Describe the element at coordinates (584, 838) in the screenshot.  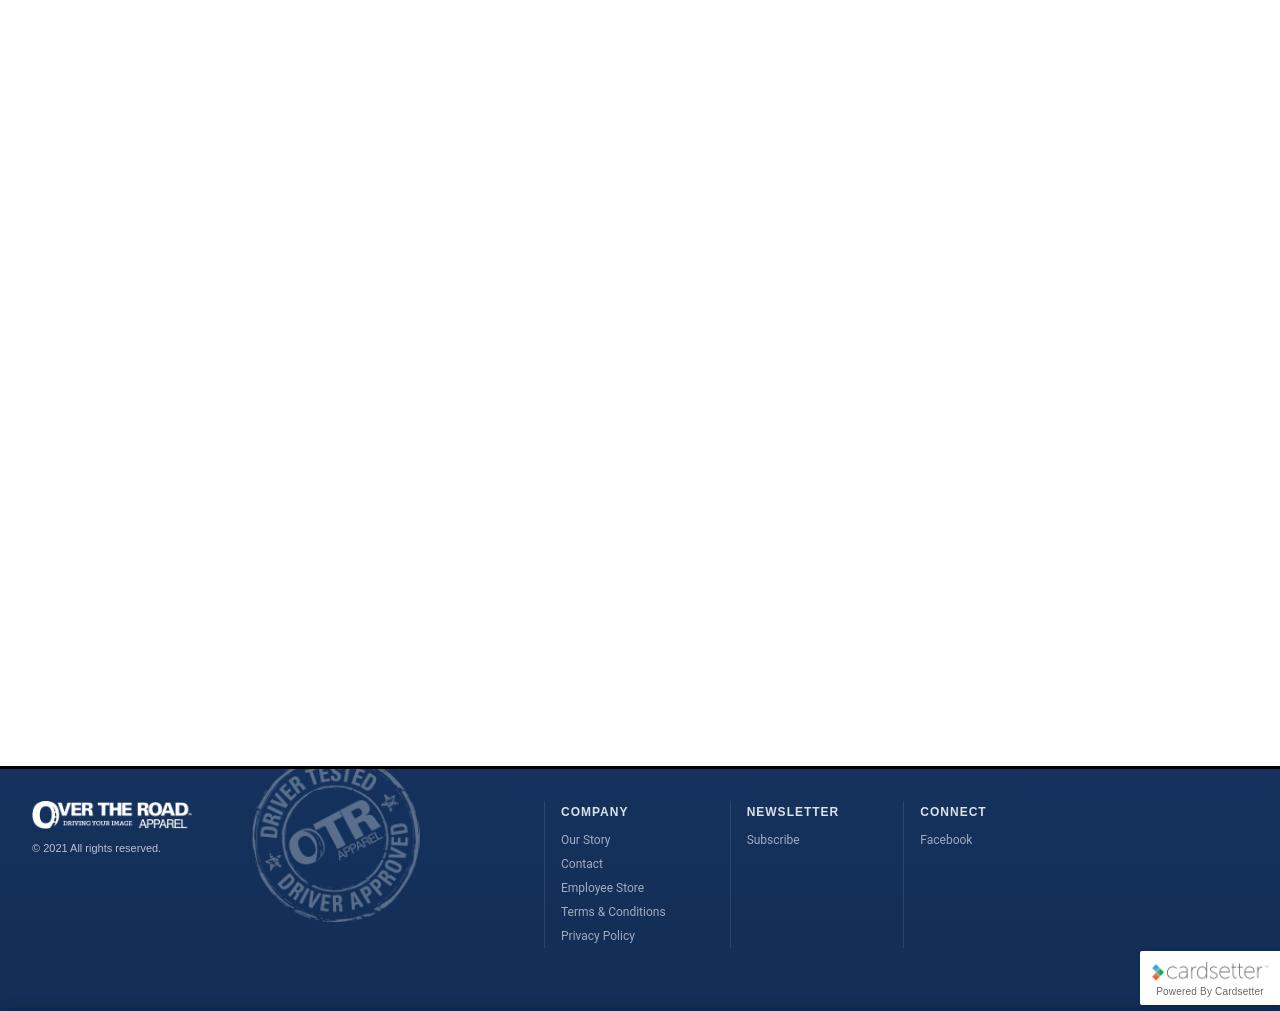
I see `'Our Story'` at that location.